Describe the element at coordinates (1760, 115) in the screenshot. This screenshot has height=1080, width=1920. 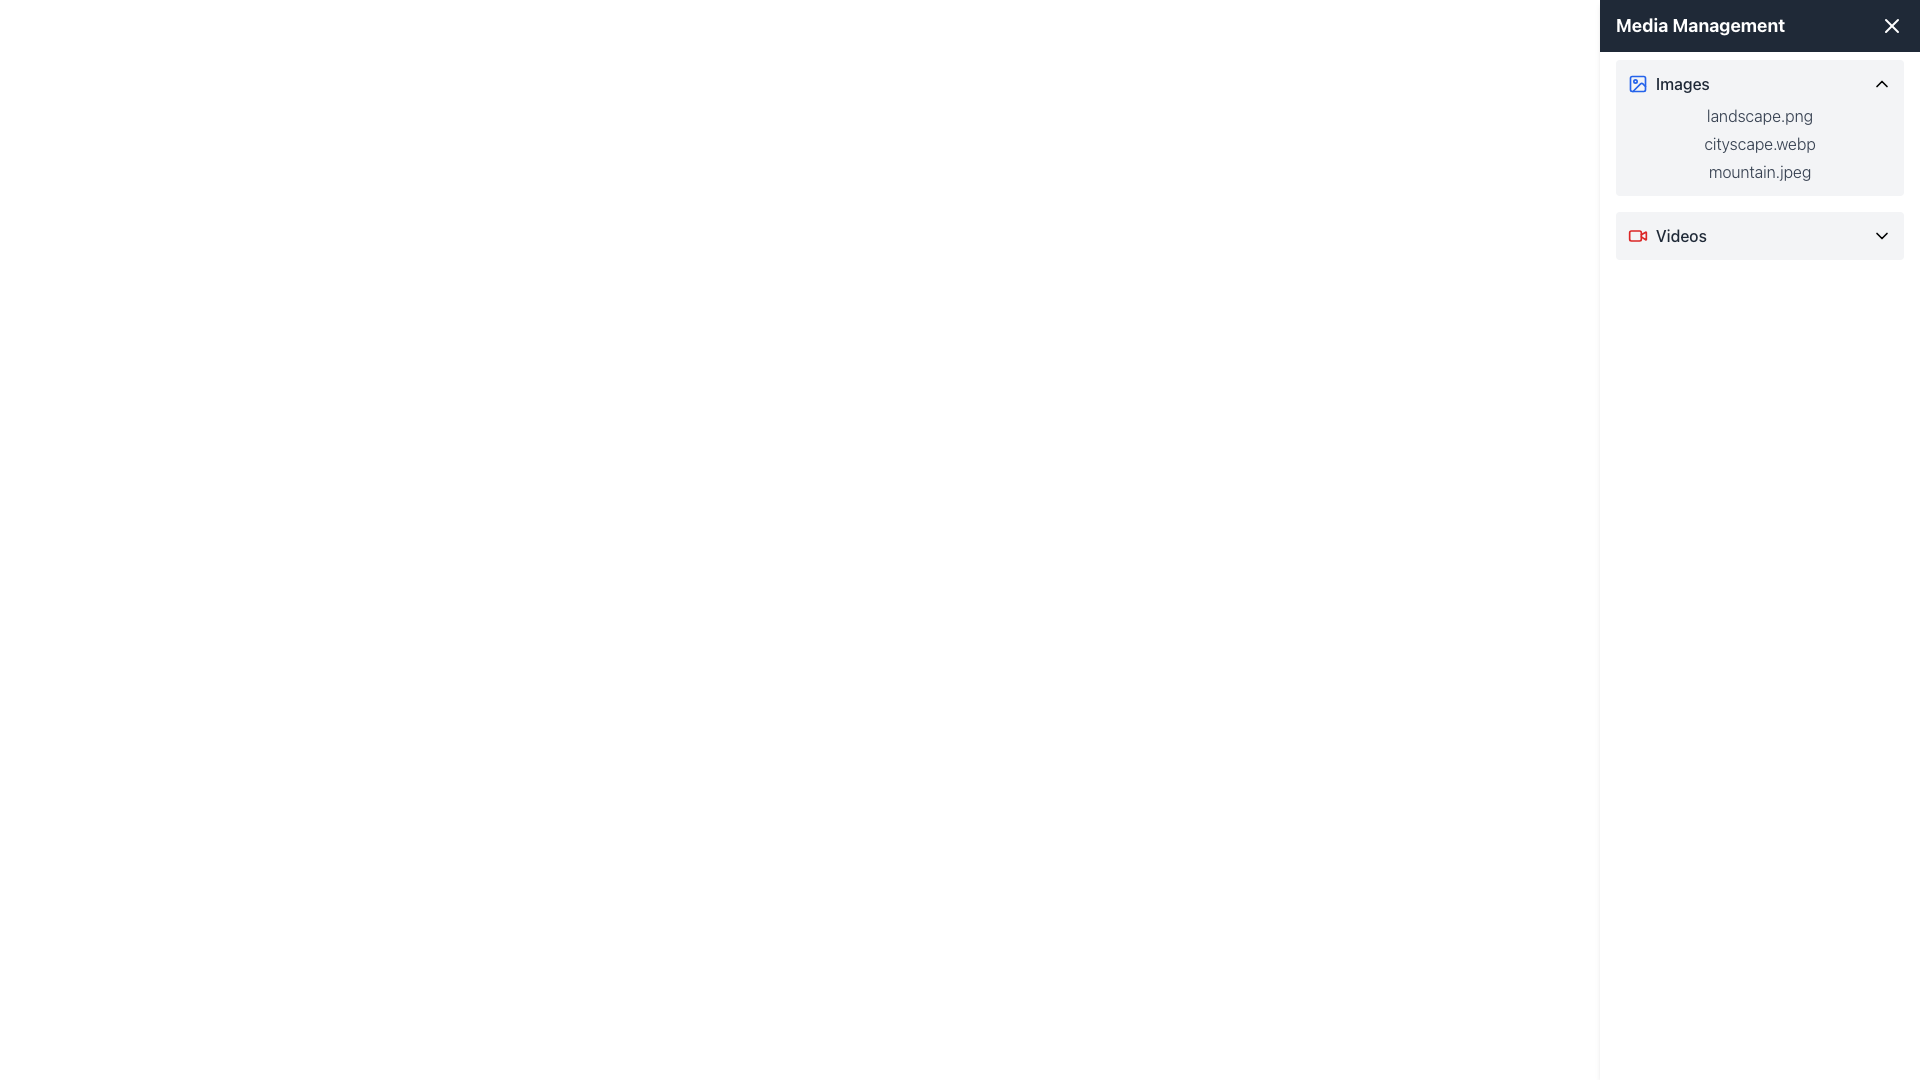
I see `on the text label identifying the file 'landscape.png' in the 'Images' section of the Media Management panel` at that location.